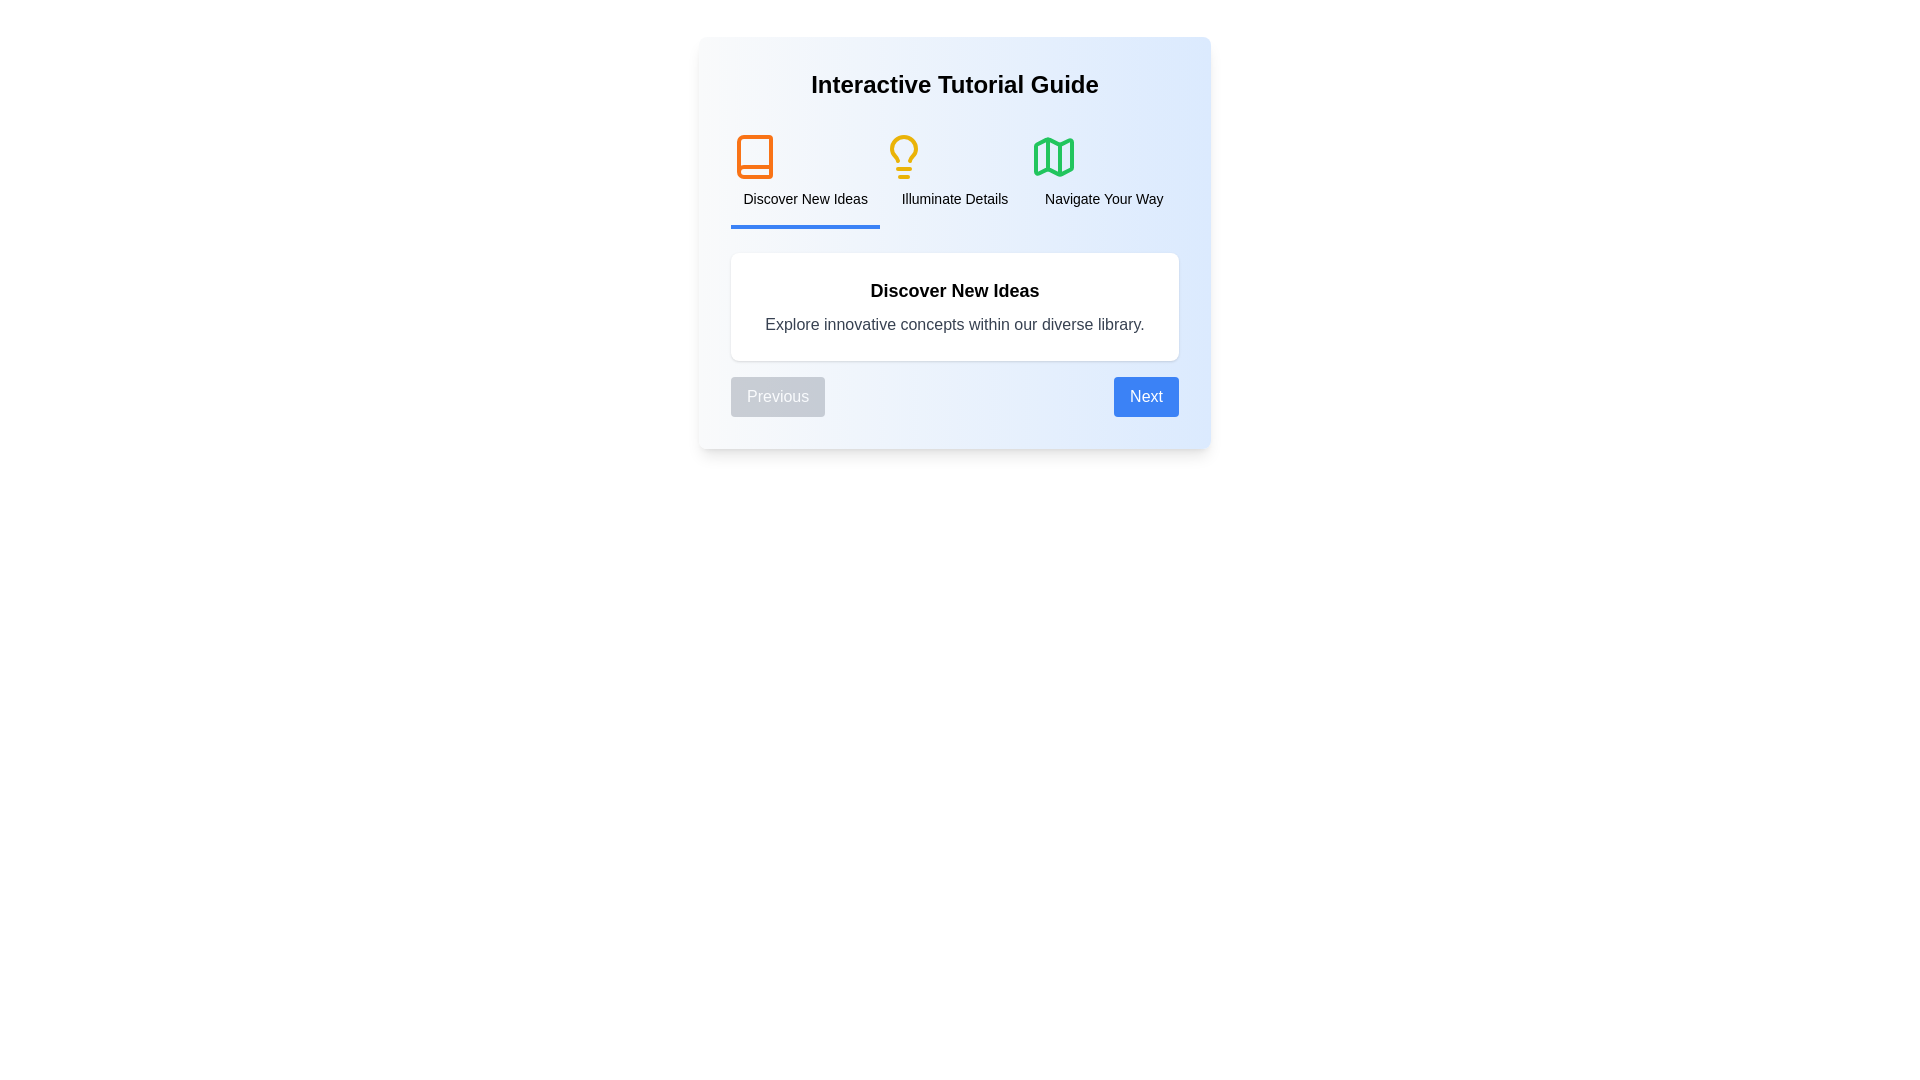  Describe the element at coordinates (954, 172) in the screenshot. I see `the title of the step labeled 'Illuminate Details' to navigate to it` at that location.